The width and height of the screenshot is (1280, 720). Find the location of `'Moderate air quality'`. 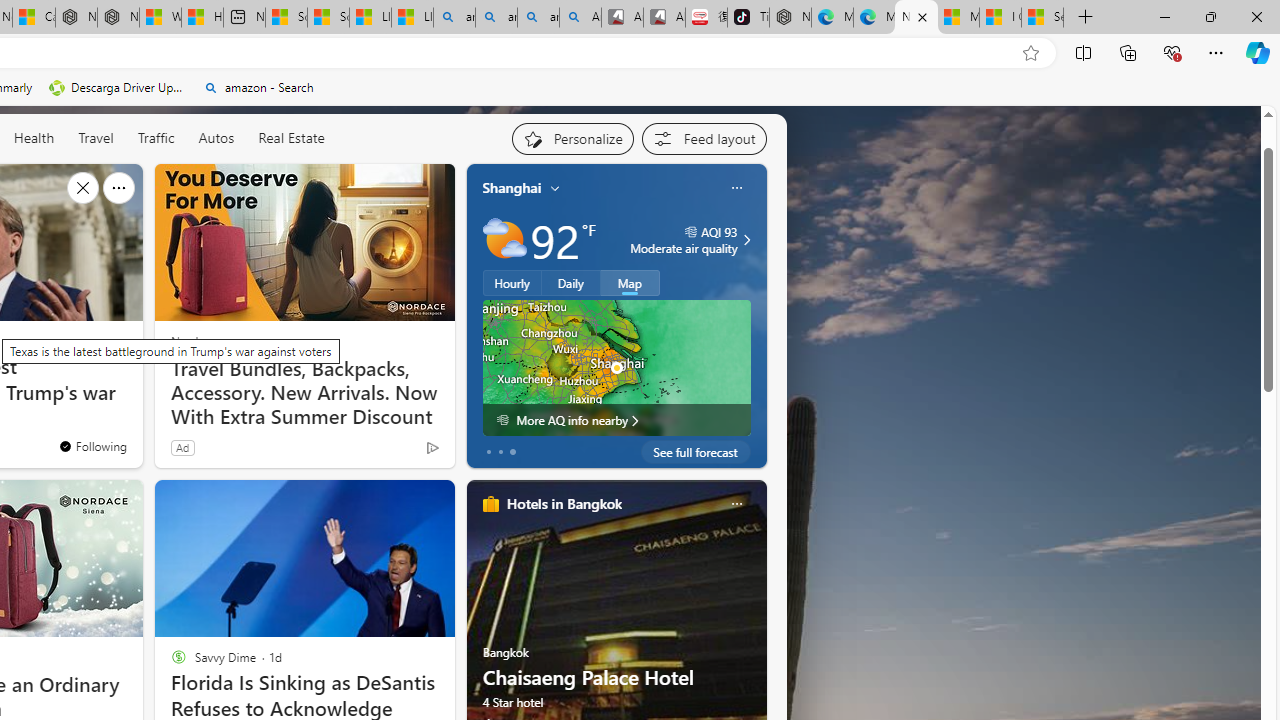

'Moderate air quality' is located at coordinates (743, 239).